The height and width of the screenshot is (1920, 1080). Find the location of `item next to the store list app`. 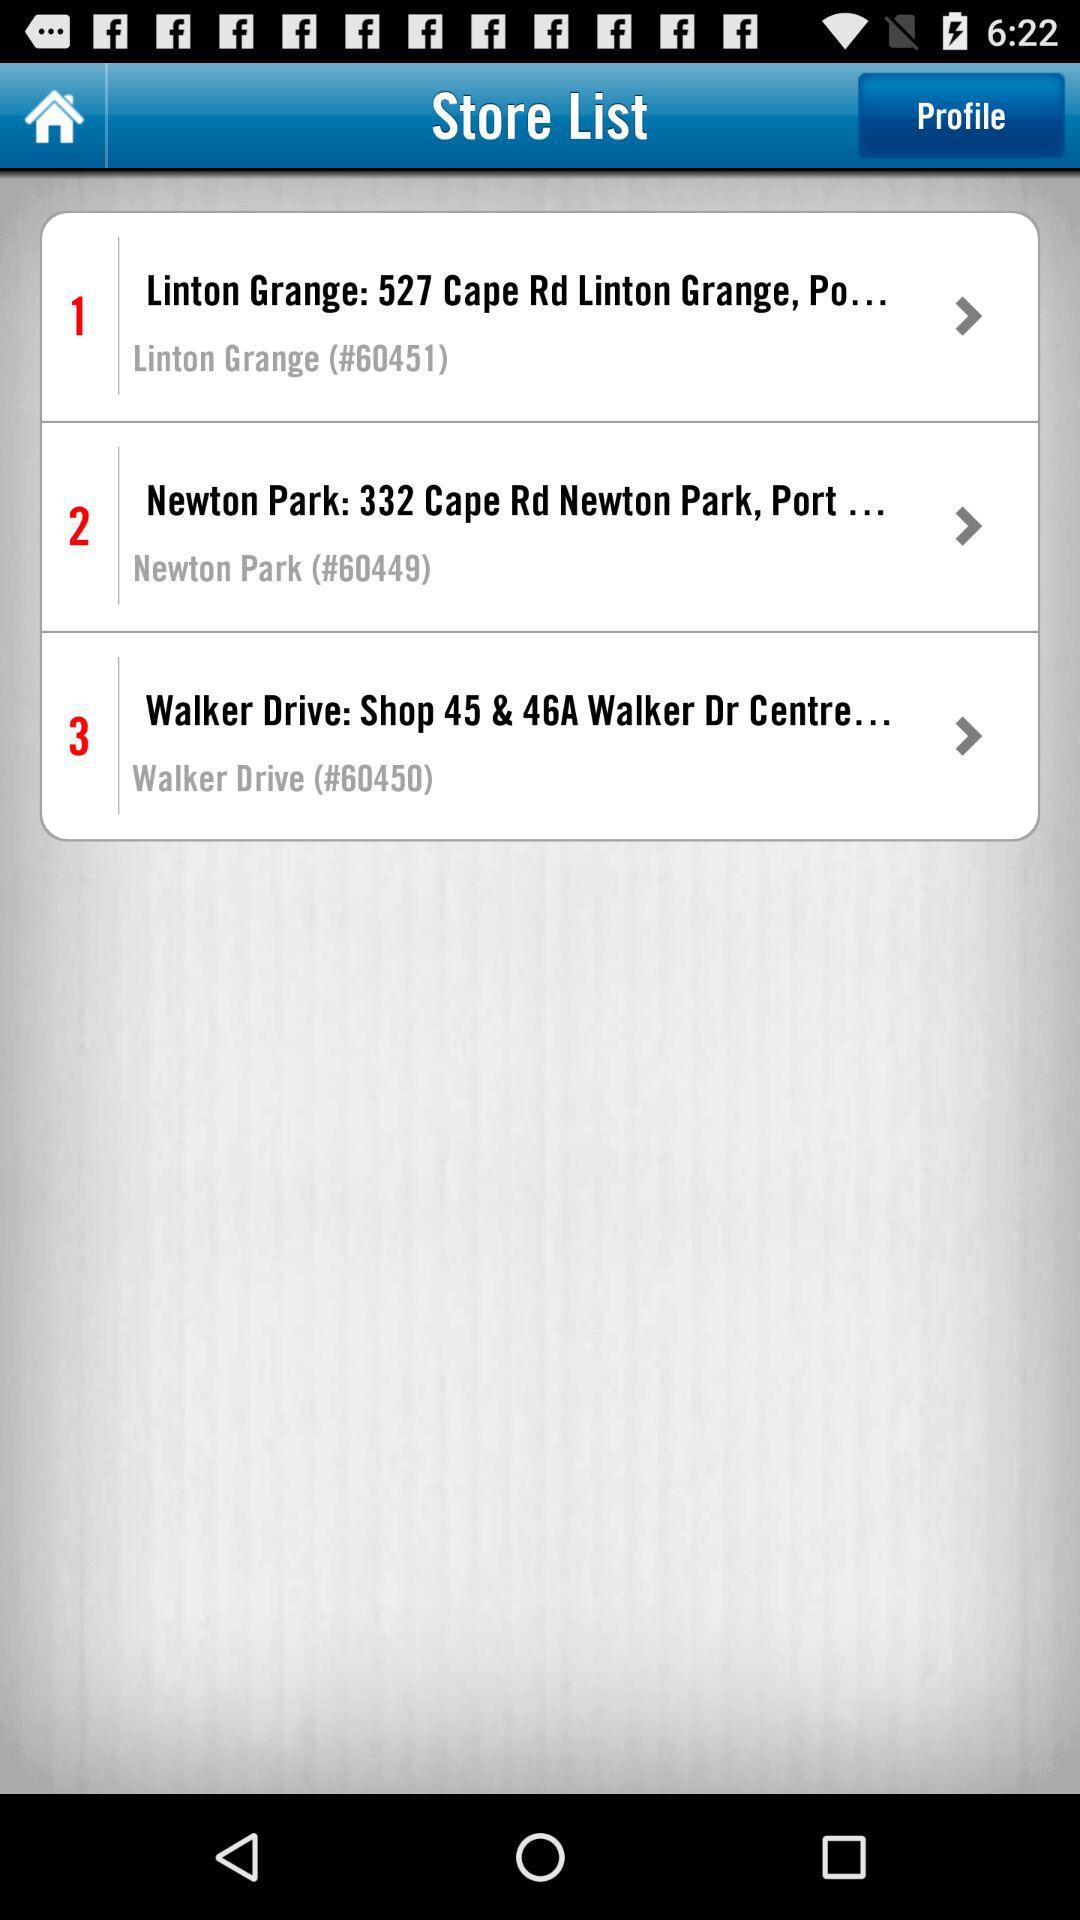

item next to the store list app is located at coordinates (960, 114).